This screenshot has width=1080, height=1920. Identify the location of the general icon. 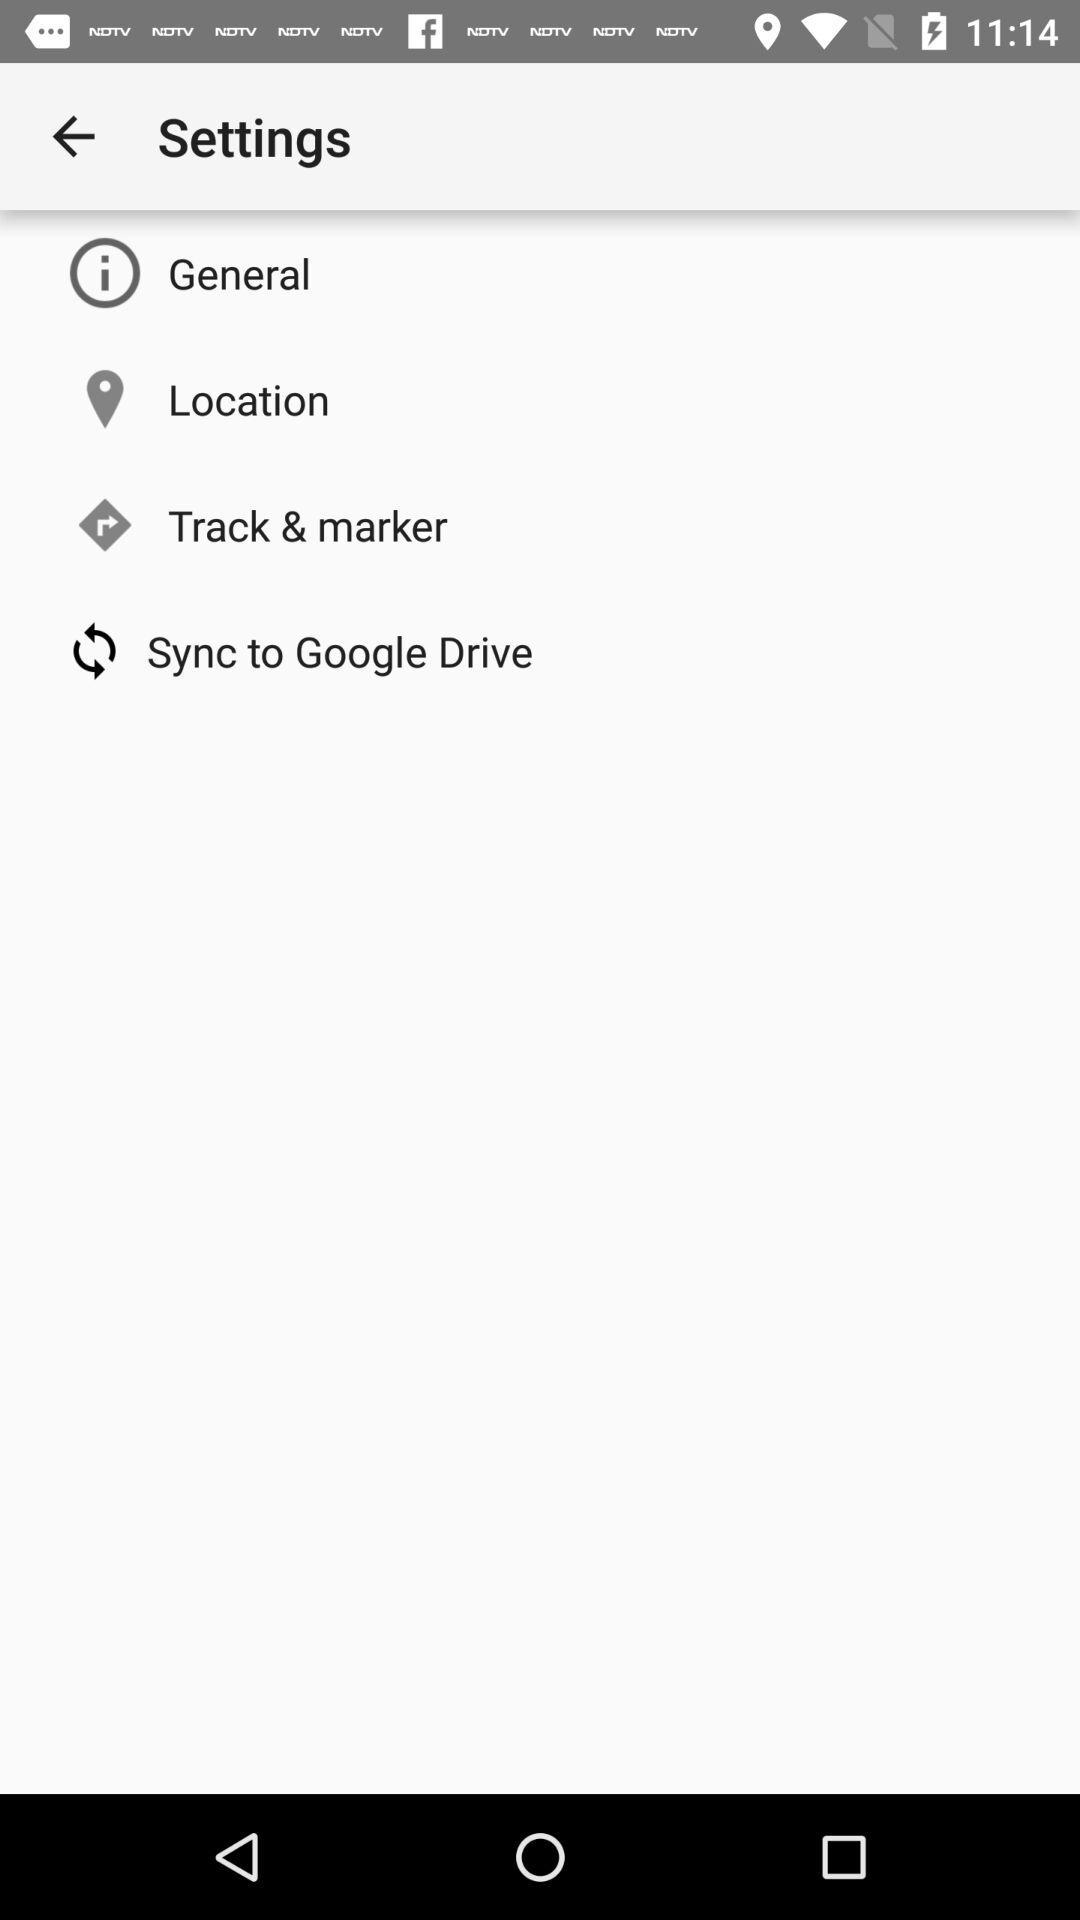
(238, 272).